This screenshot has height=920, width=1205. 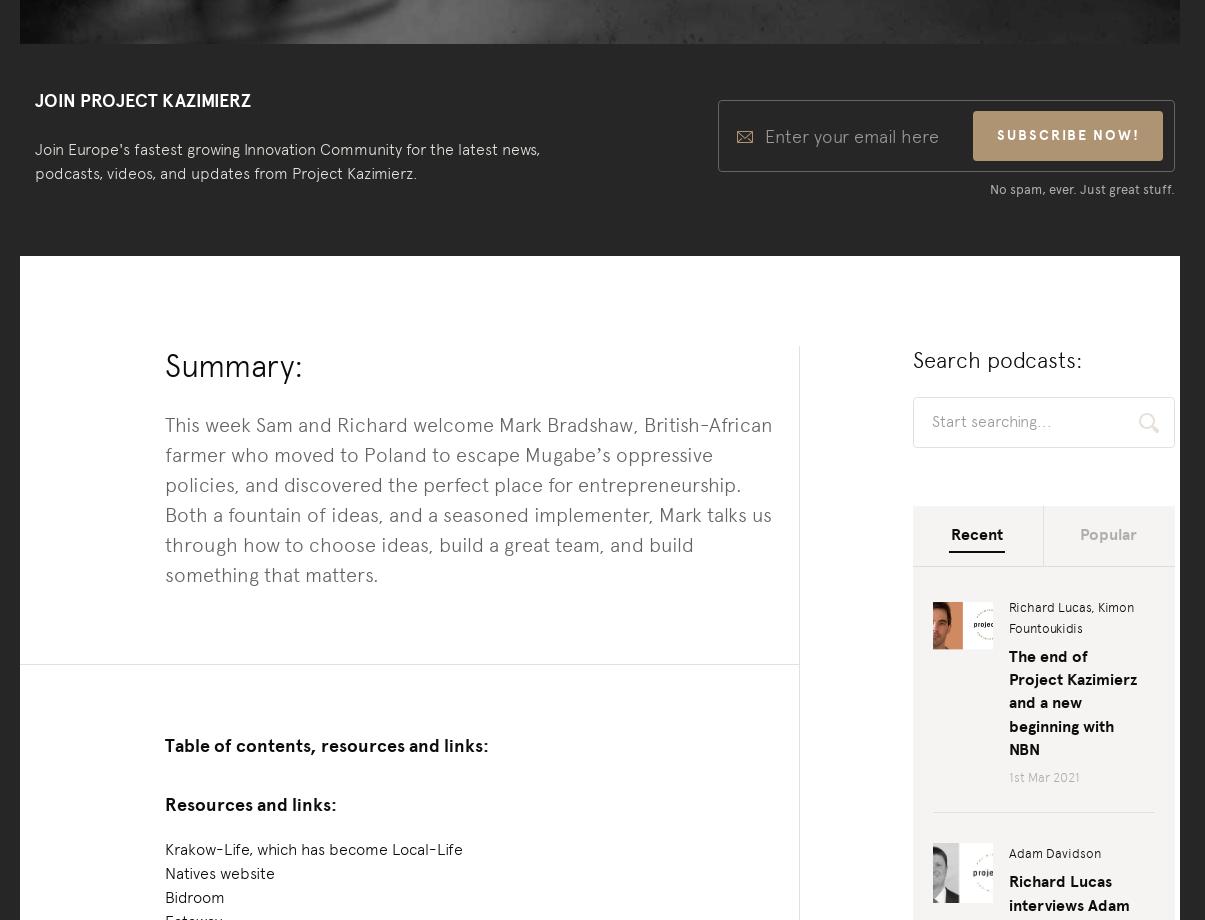 I want to click on 'Adam Davidson', so click(x=1054, y=852).